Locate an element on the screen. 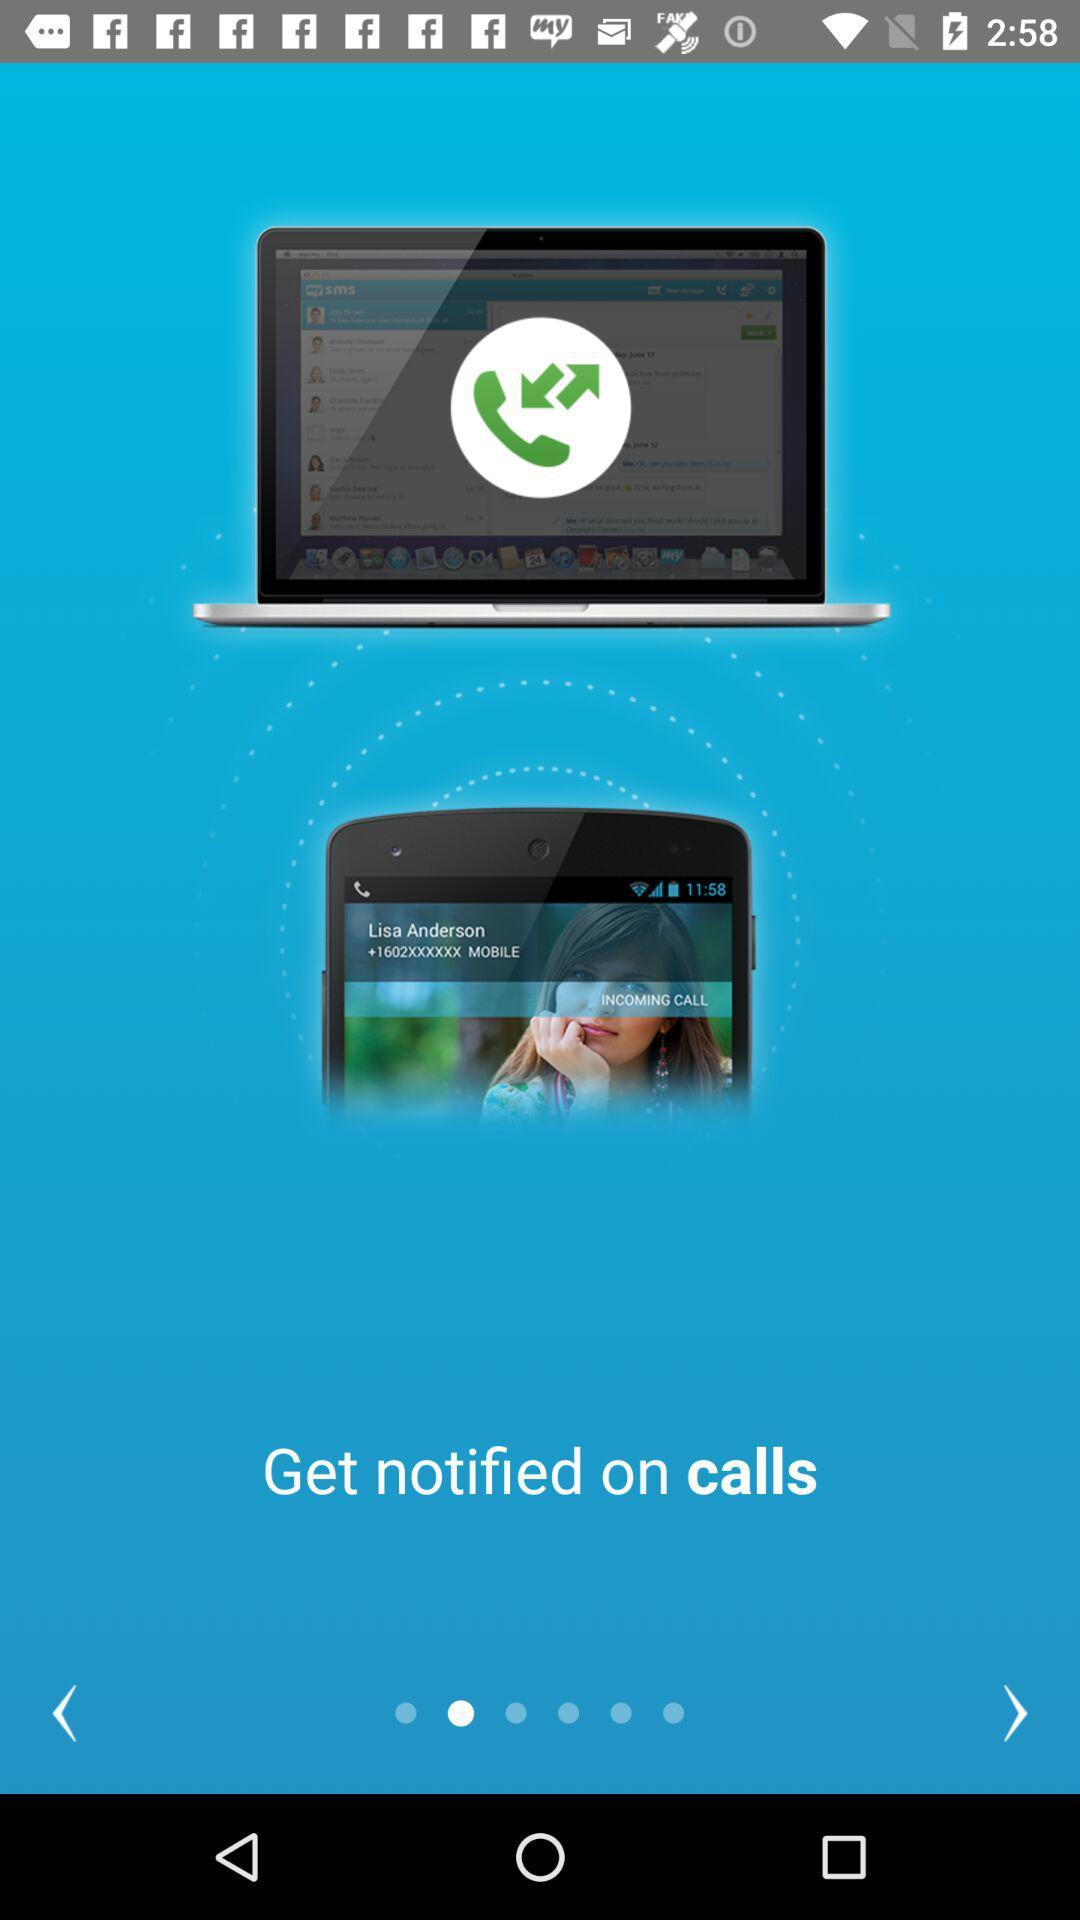 Image resolution: width=1080 pixels, height=1920 pixels. the arrow_backward icon is located at coordinates (63, 1712).